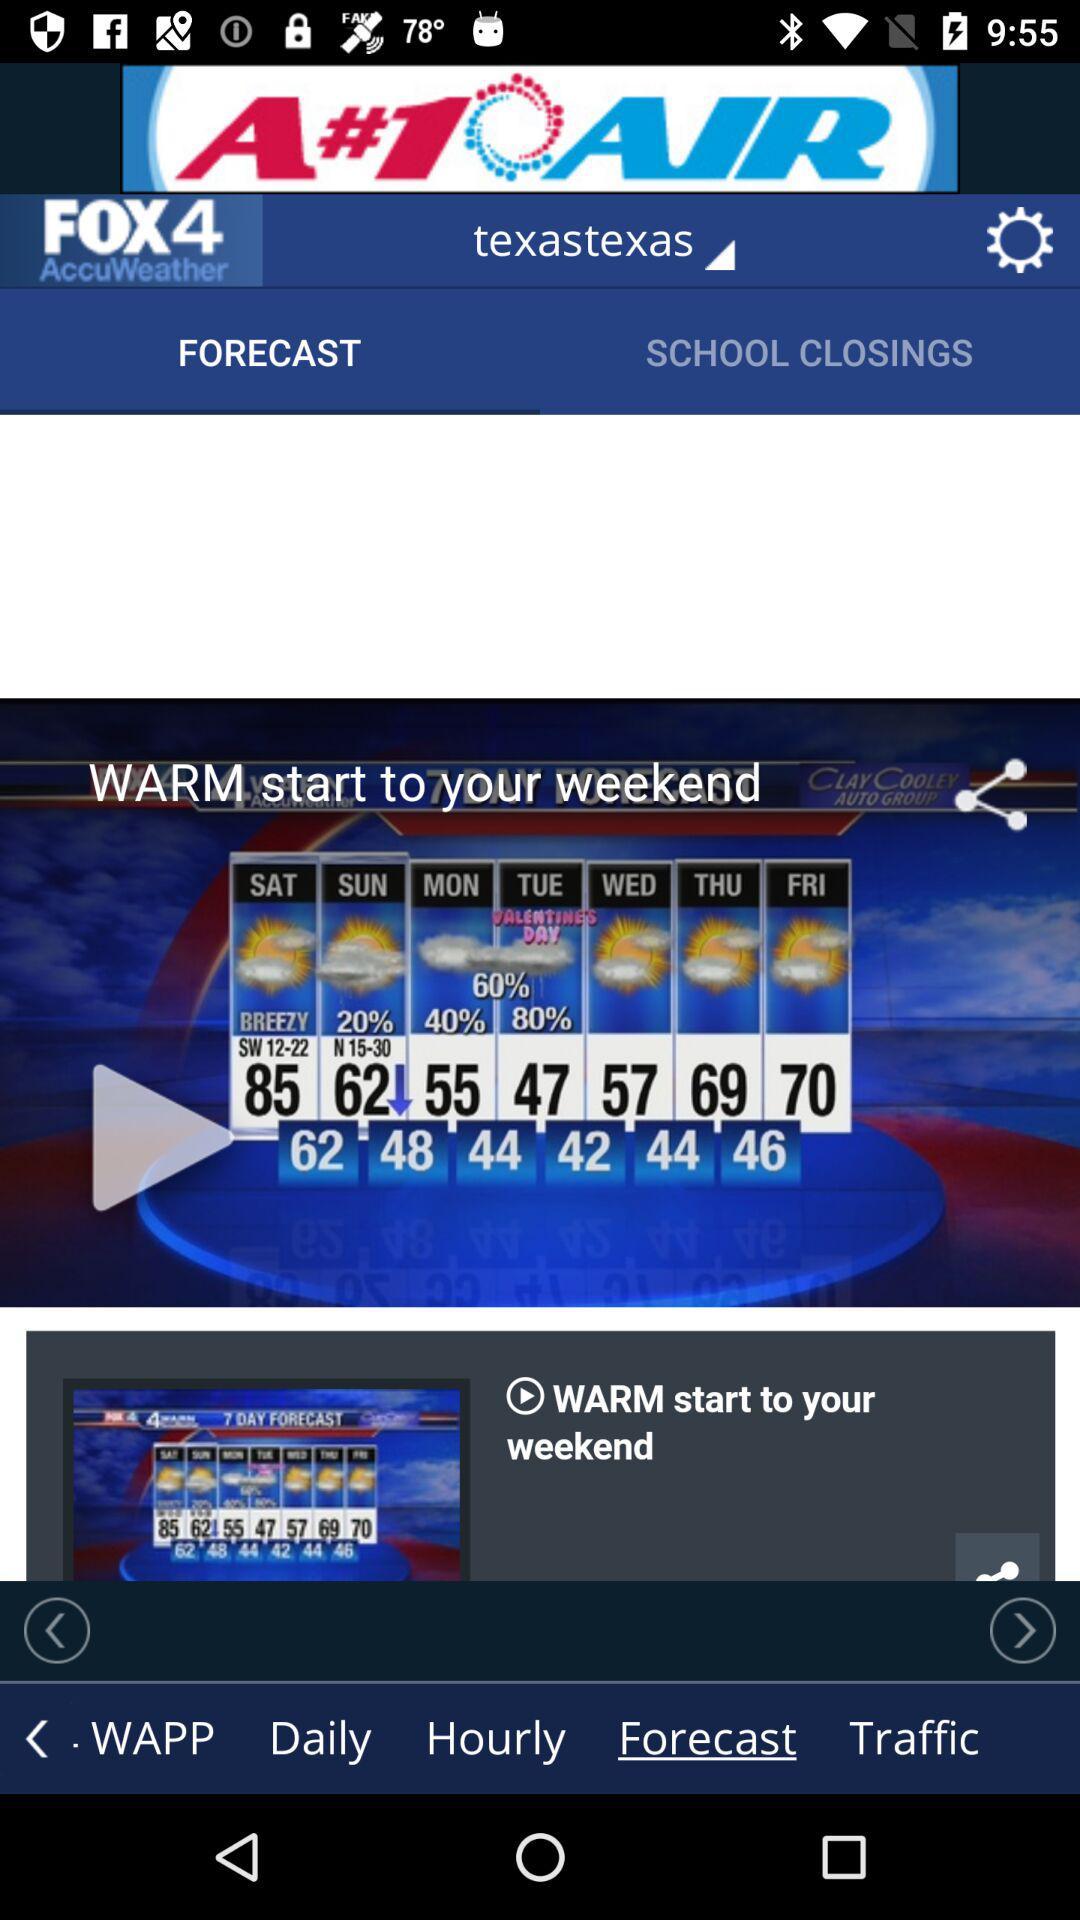 The image size is (1080, 1920). What do you see at coordinates (36, 1737) in the screenshot?
I see `the arrow_backward icon` at bounding box center [36, 1737].